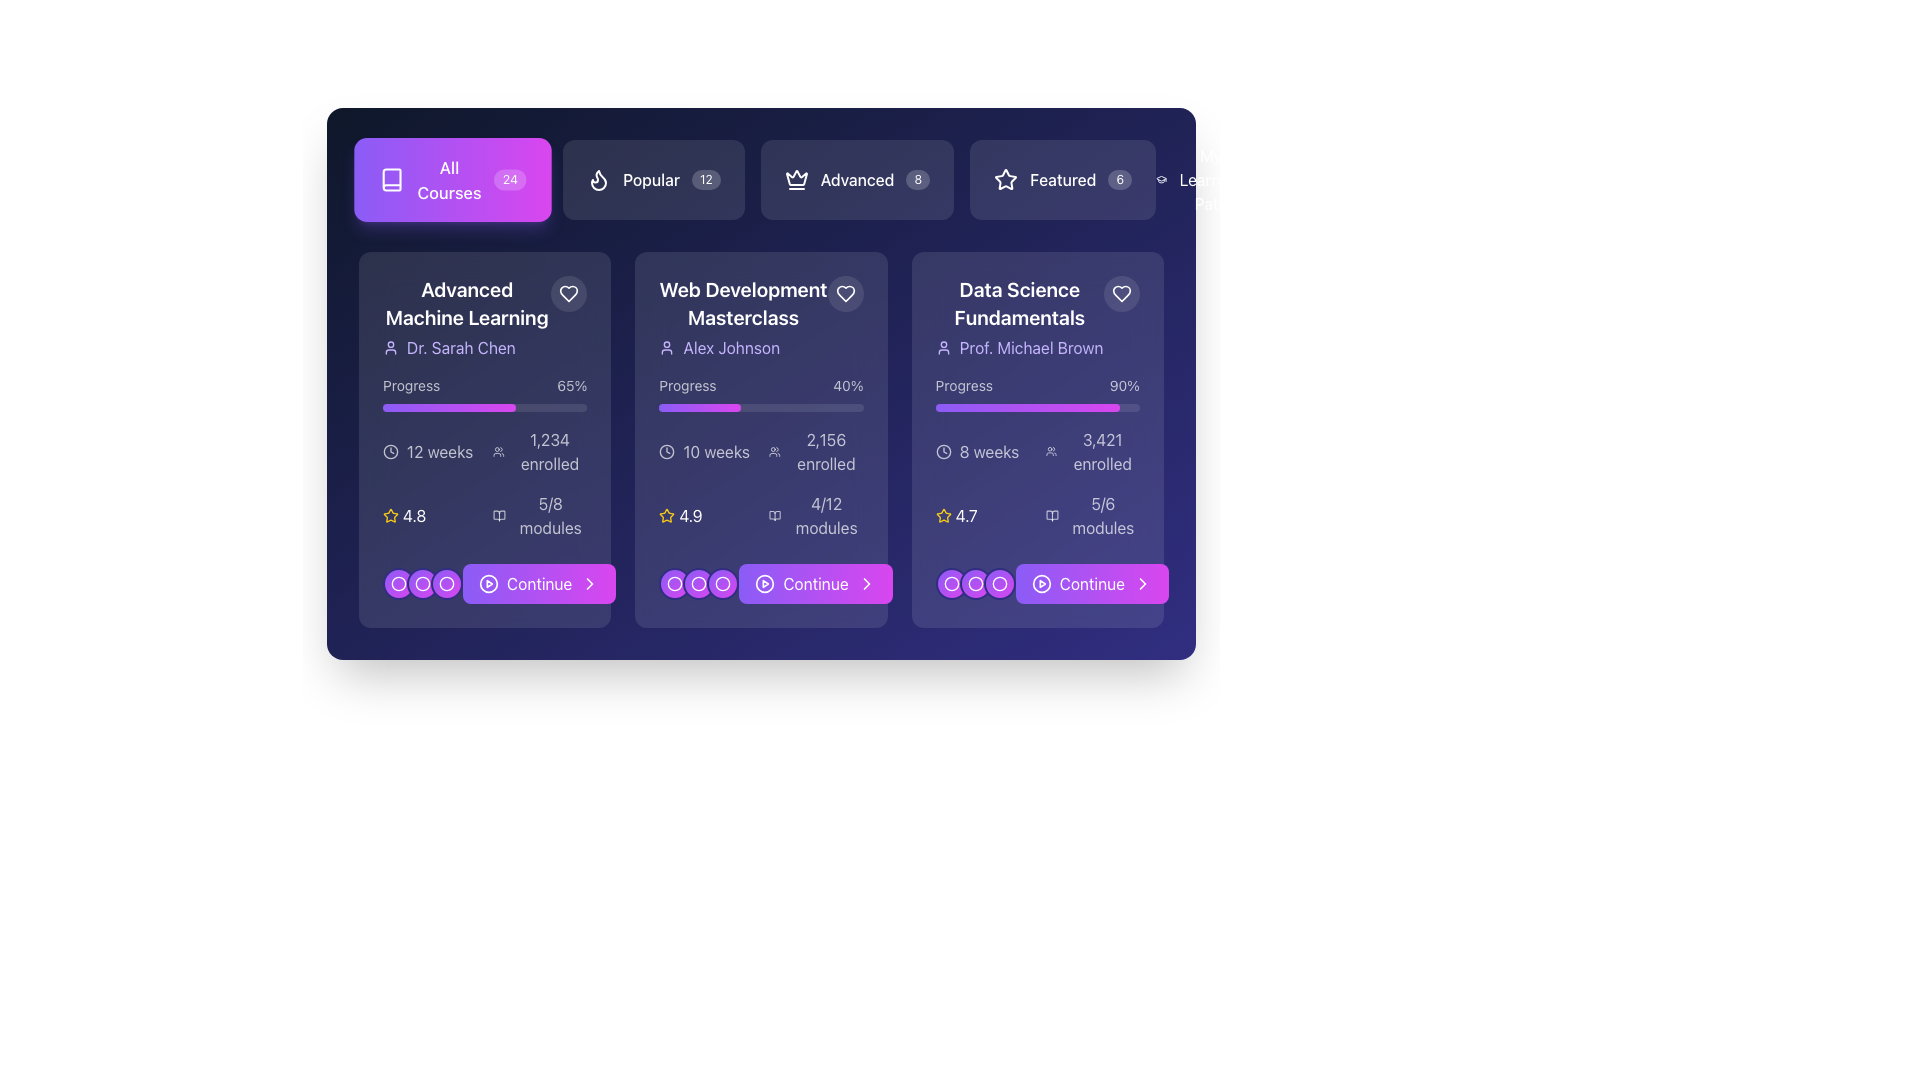 The width and height of the screenshot is (1920, 1080). What do you see at coordinates (1062, 180) in the screenshot?
I see `the filter button with an icon and a badge located at the top-right corner of the interface, next to 'All Courses', 'Popular', and 'Advanced' buttons to trigger a visual effect indicating interactivity` at bounding box center [1062, 180].